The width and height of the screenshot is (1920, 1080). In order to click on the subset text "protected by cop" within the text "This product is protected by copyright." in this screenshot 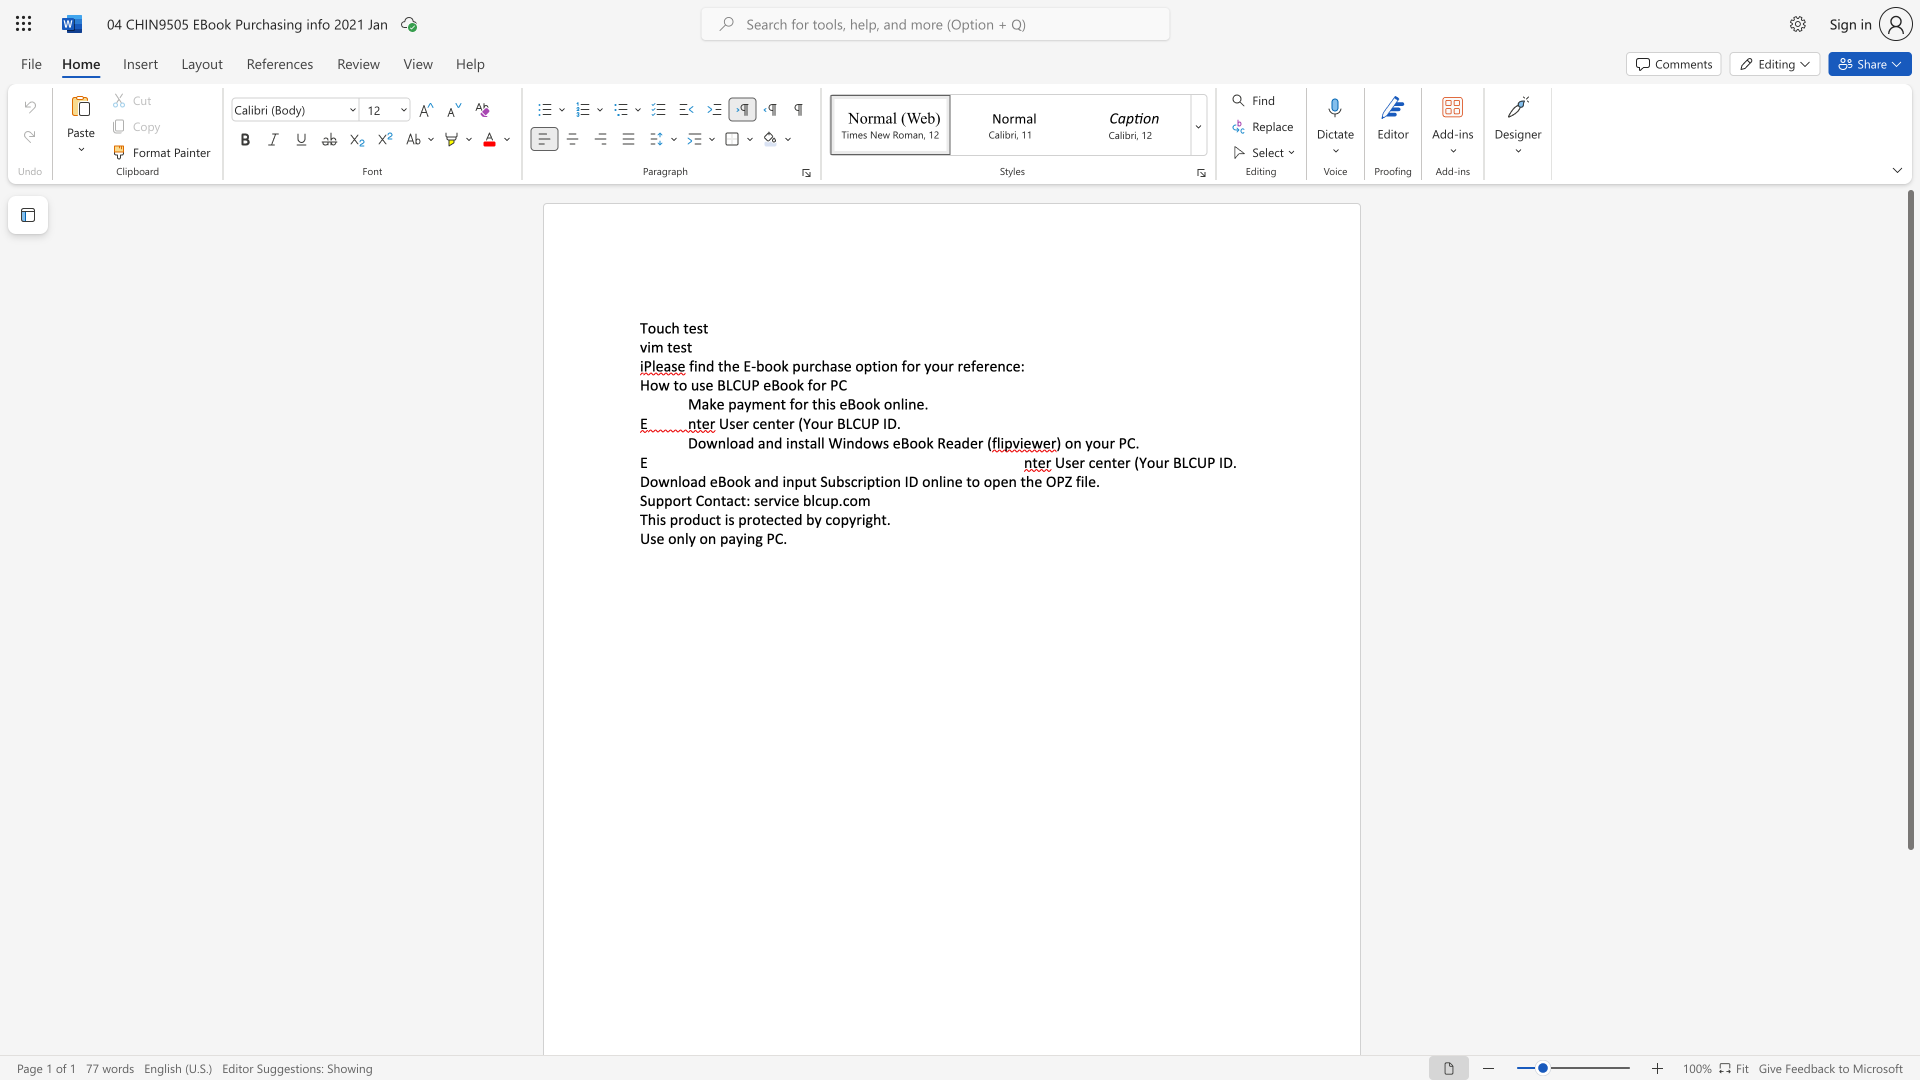, I will do `click(737, 518)`.